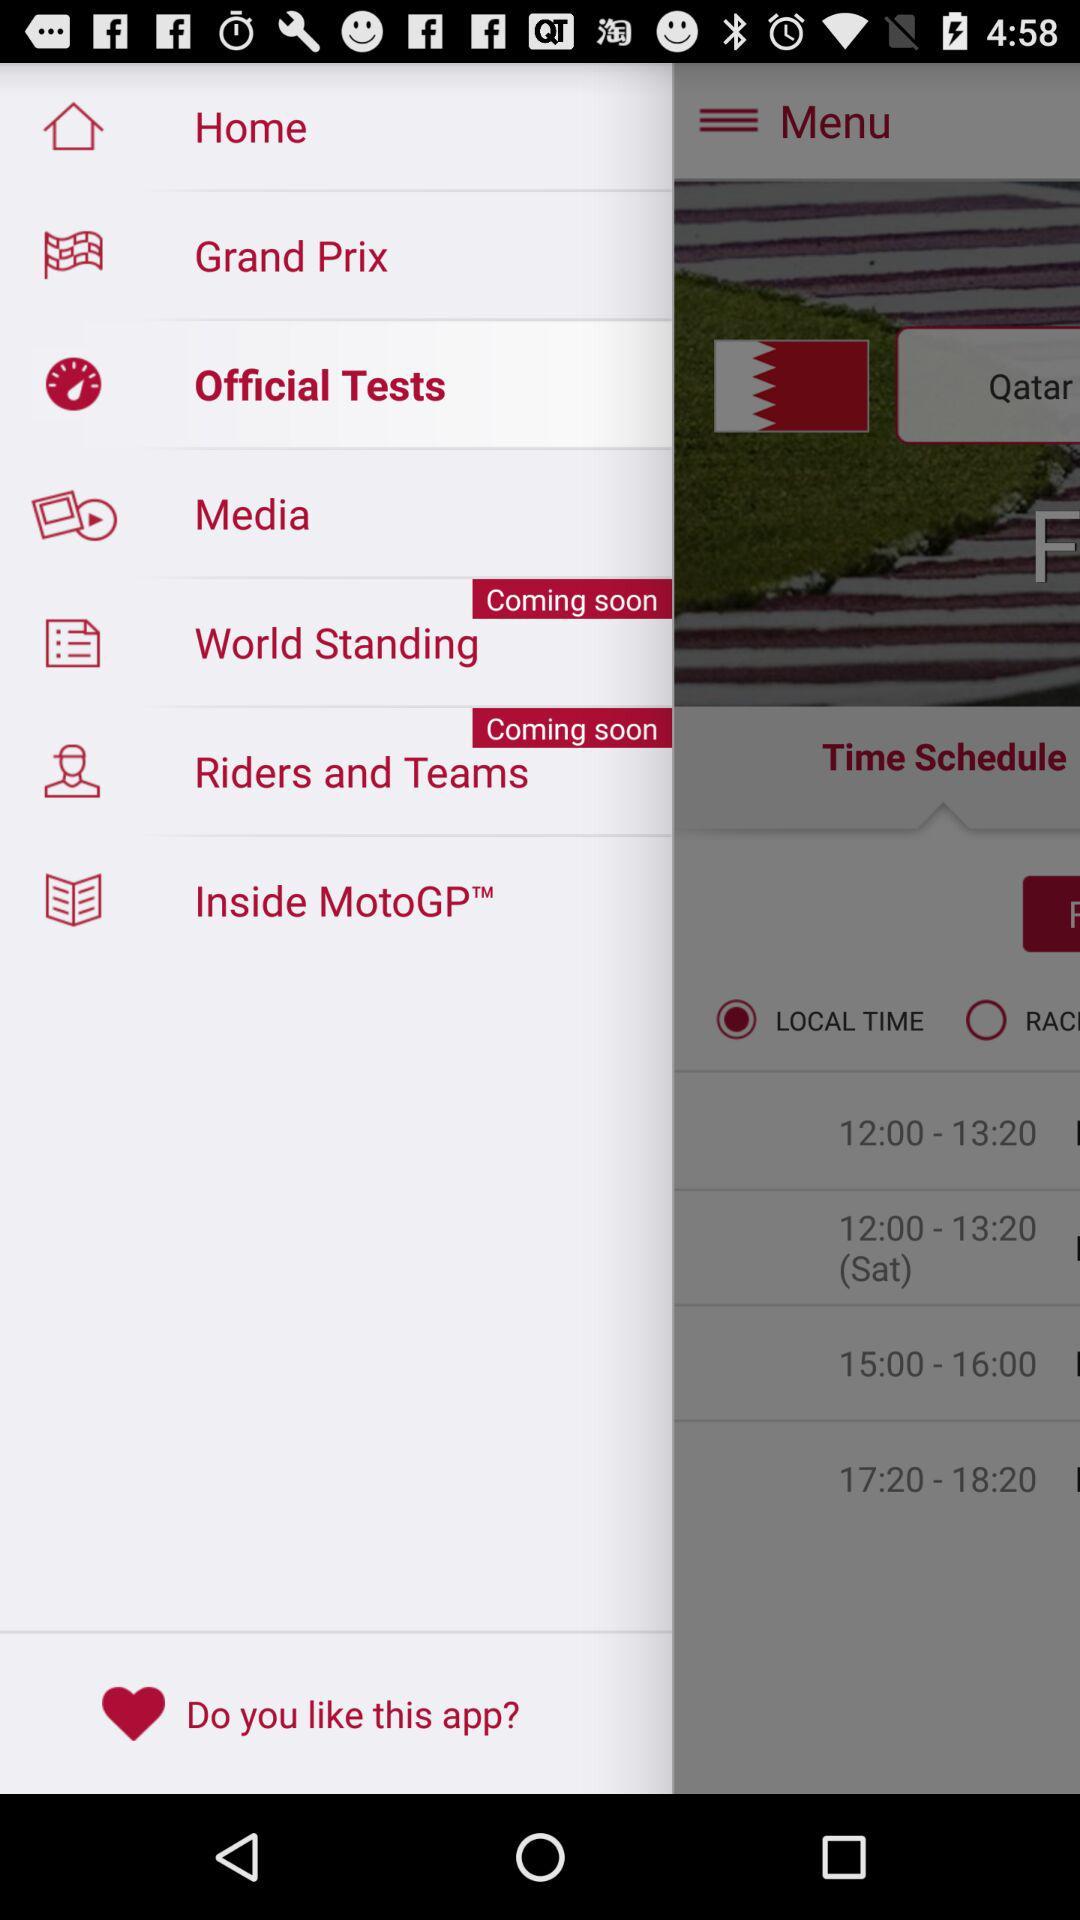  Describe the element at coordinates (790, 385) in the screenshot. I see `the symbol which is immediately to the left of qatar` at that location.